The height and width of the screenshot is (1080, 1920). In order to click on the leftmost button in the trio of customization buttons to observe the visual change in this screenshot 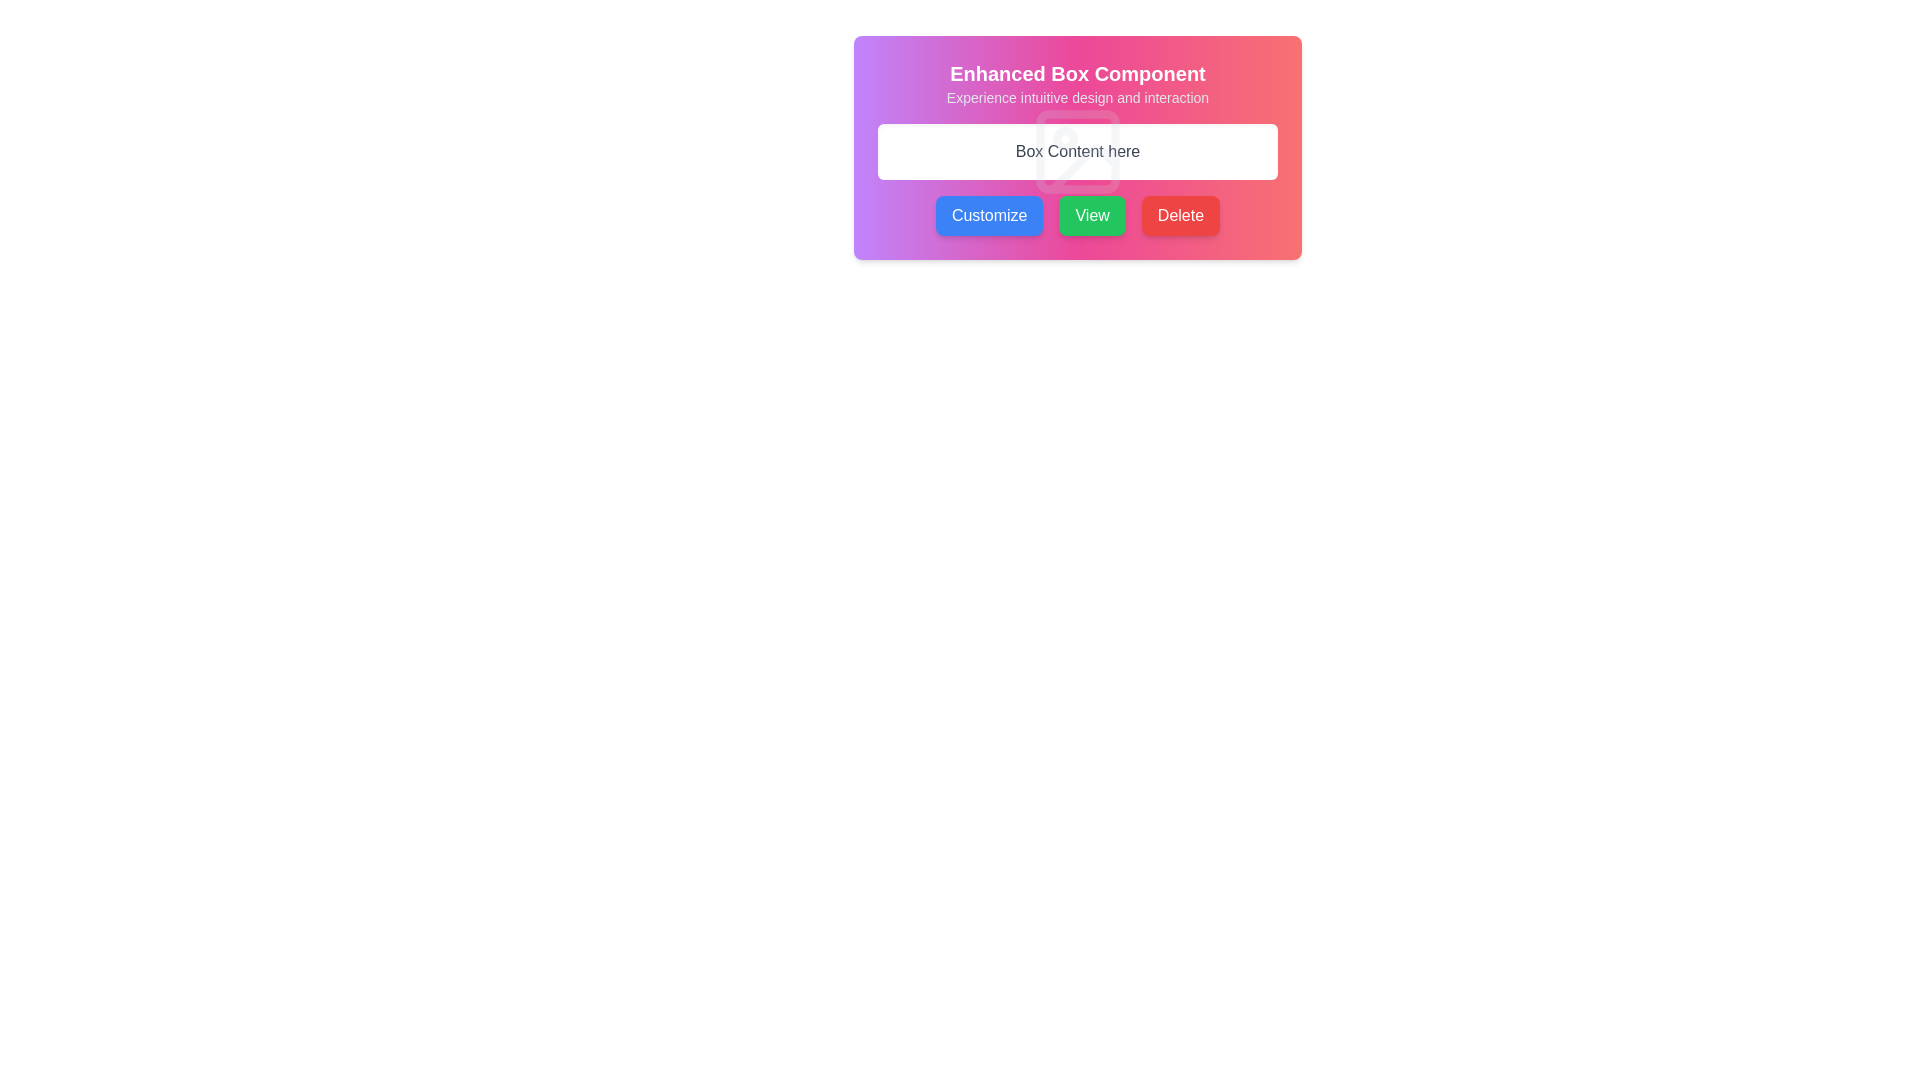, I will do `click(989, 216)`.